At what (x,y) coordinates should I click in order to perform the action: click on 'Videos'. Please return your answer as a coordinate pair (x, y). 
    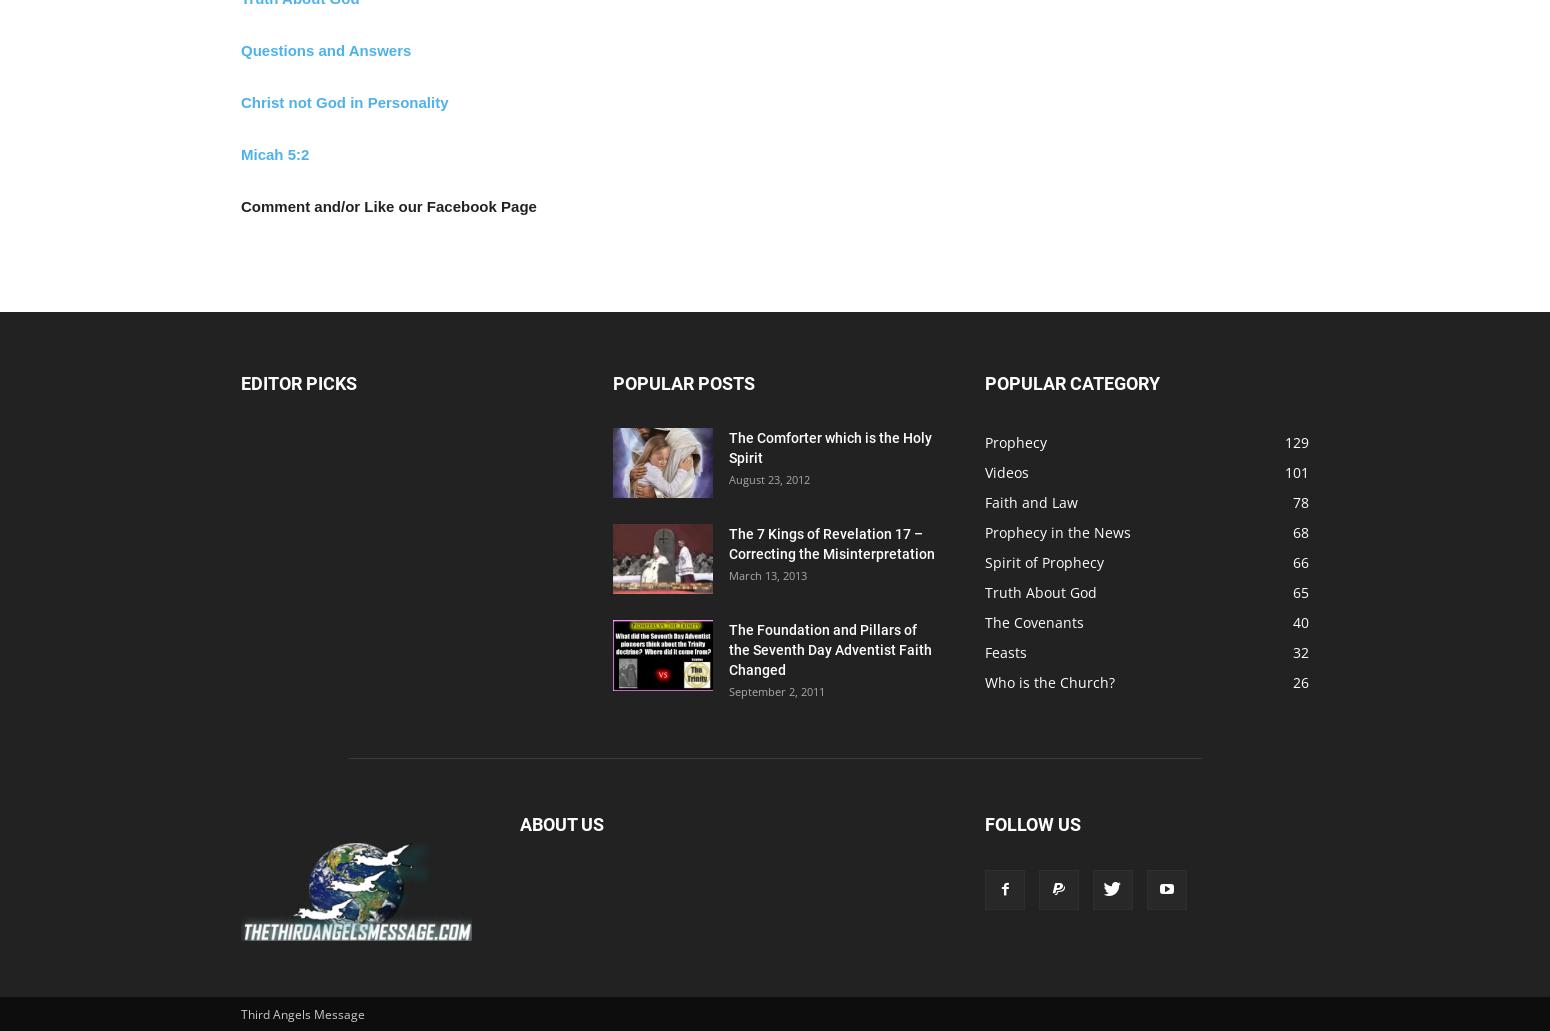
    Looking at the image, I should click on (984, 472).